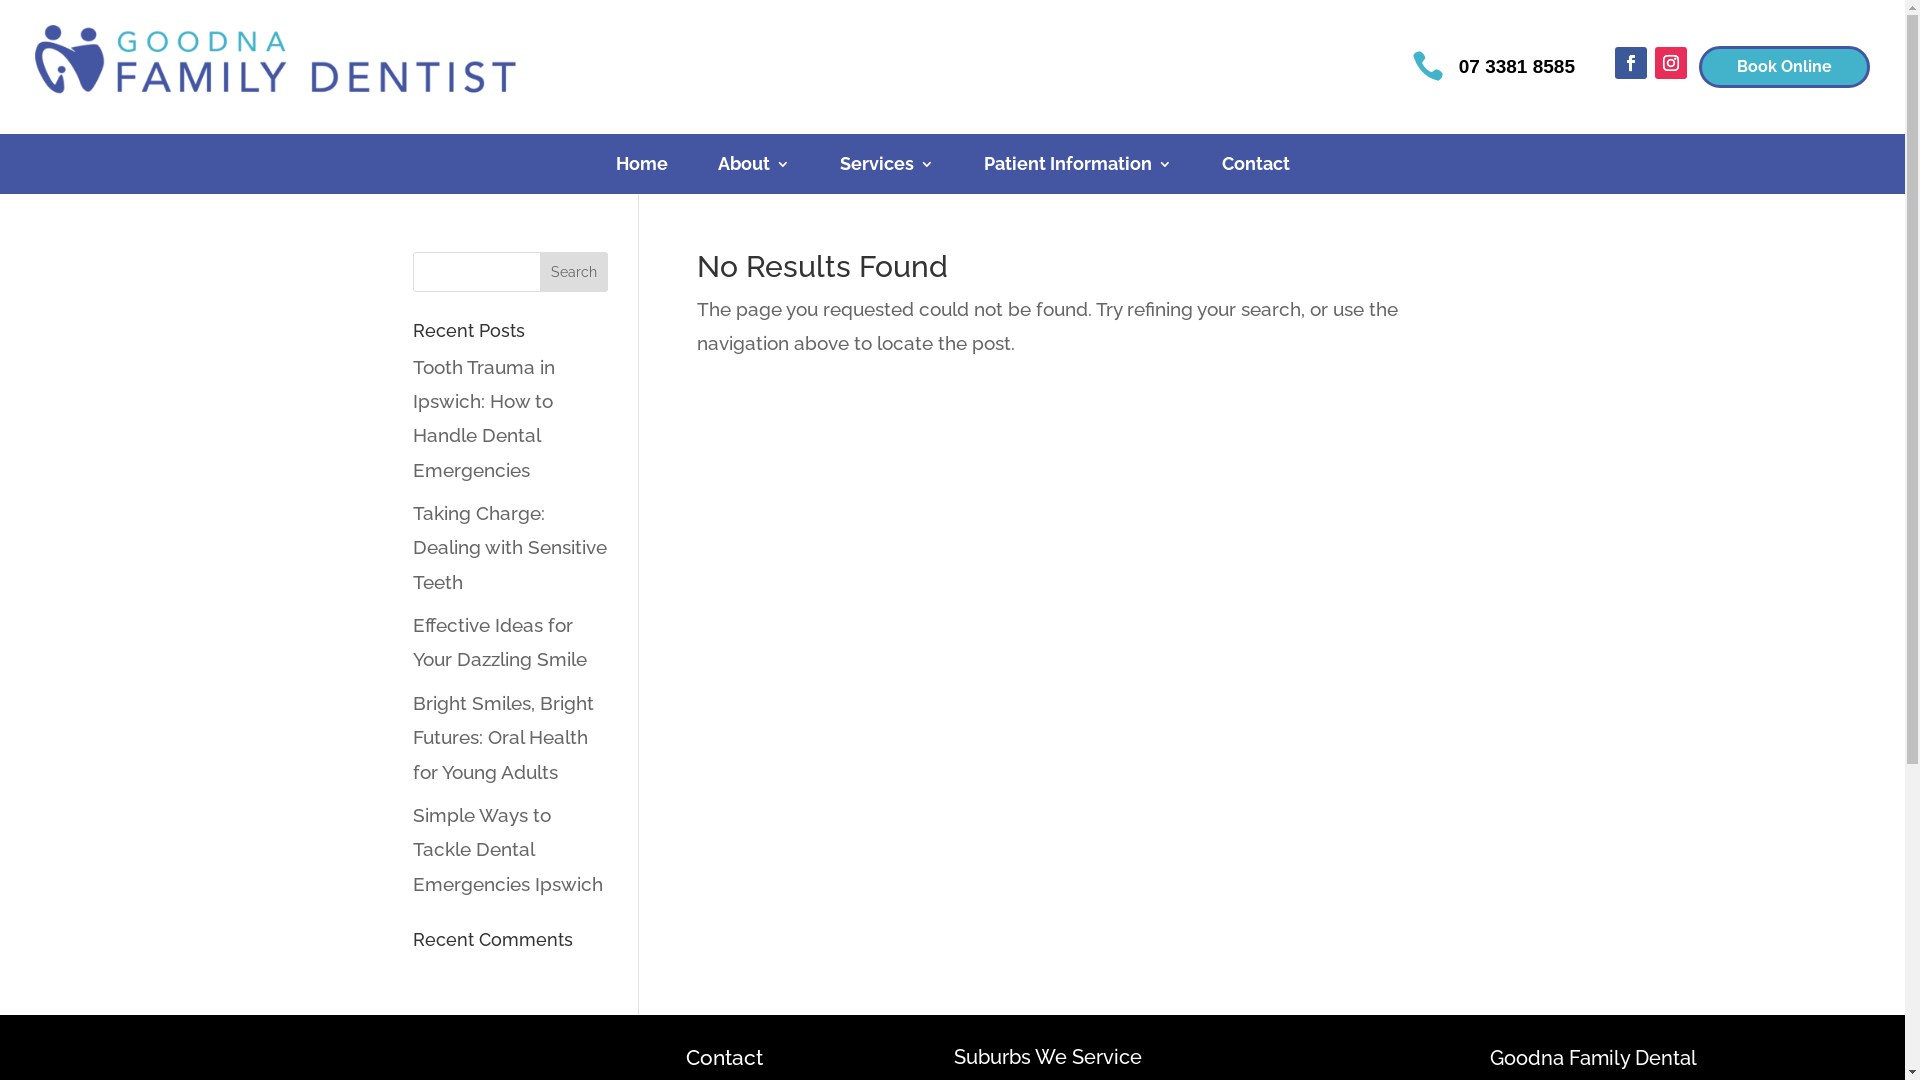 The image size is (1920, 1080). Describe the element at coordinates (1459, 65) in the screenshot. I see `'07 3381 8585'` at that location.